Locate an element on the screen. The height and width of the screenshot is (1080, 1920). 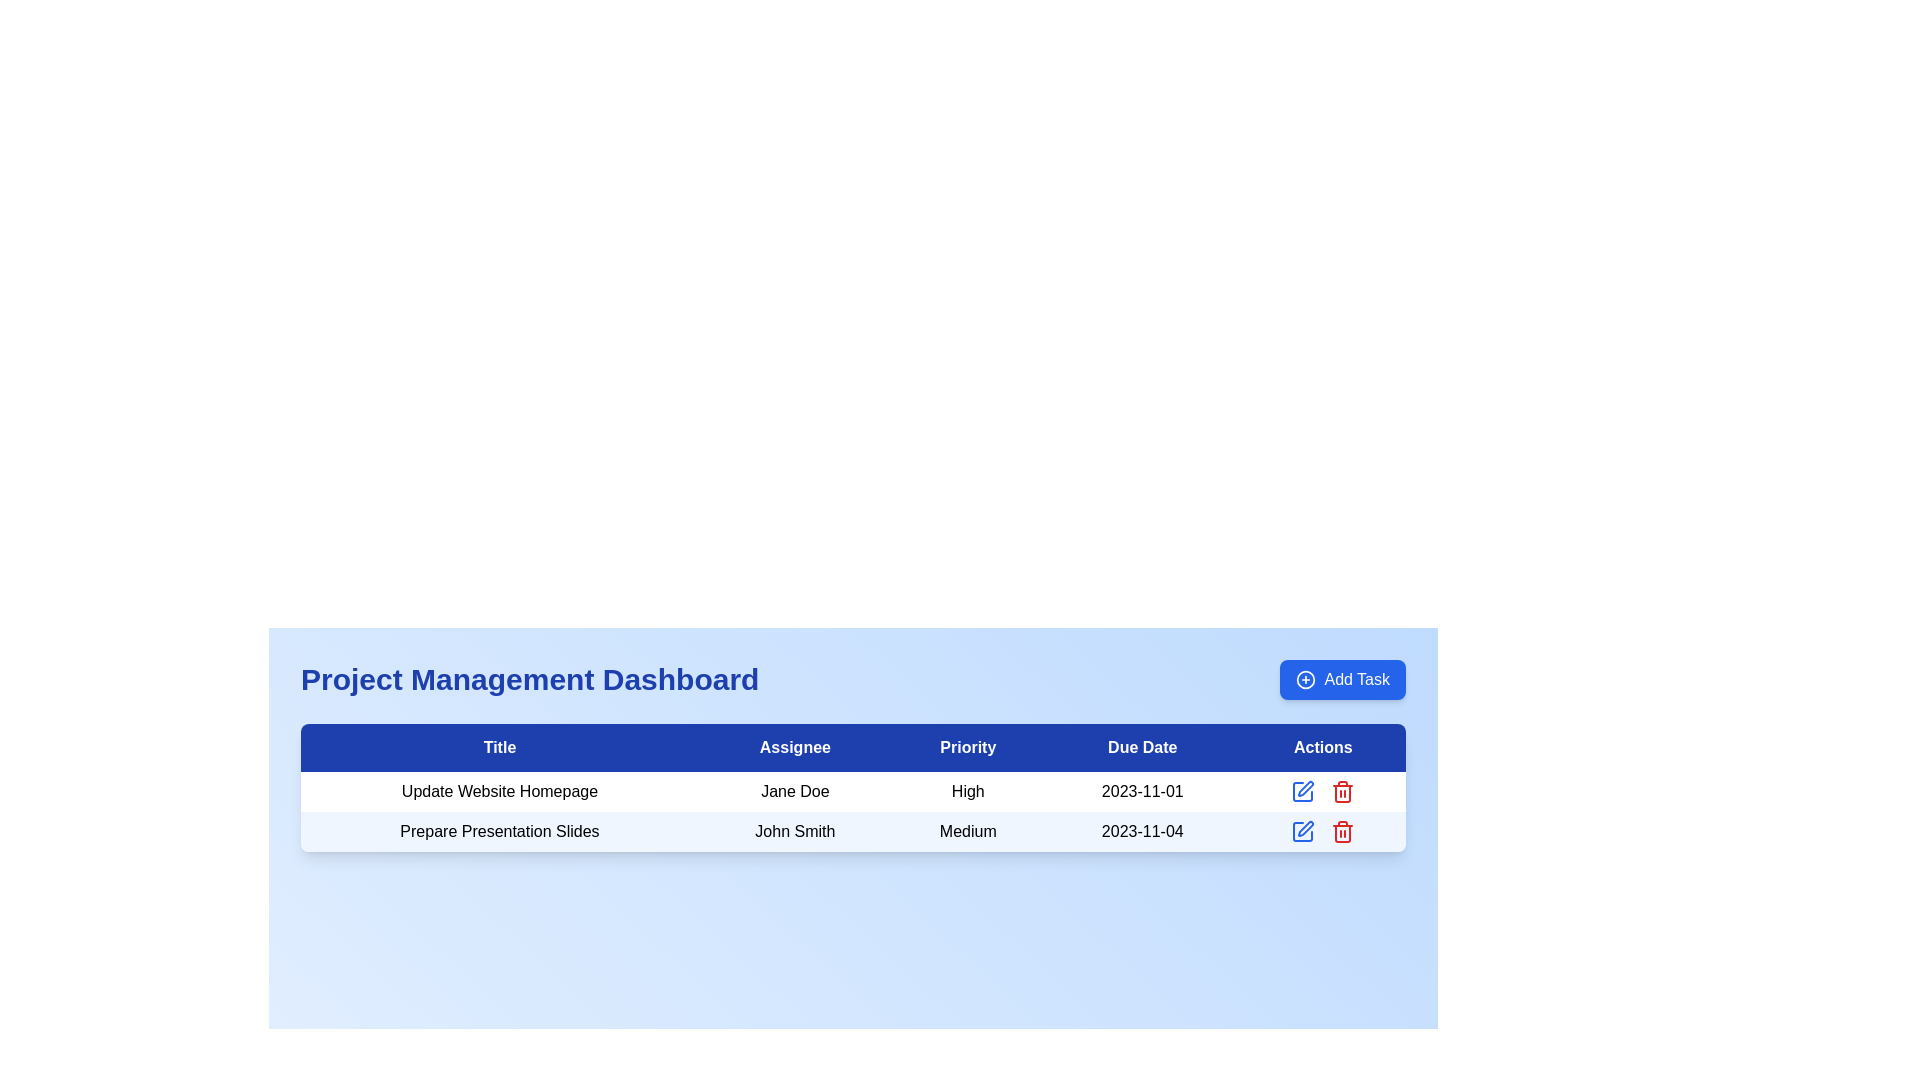
the edit icon button located in the 'Actions' column of the second row of the table is located at coordinates (1305, 829).